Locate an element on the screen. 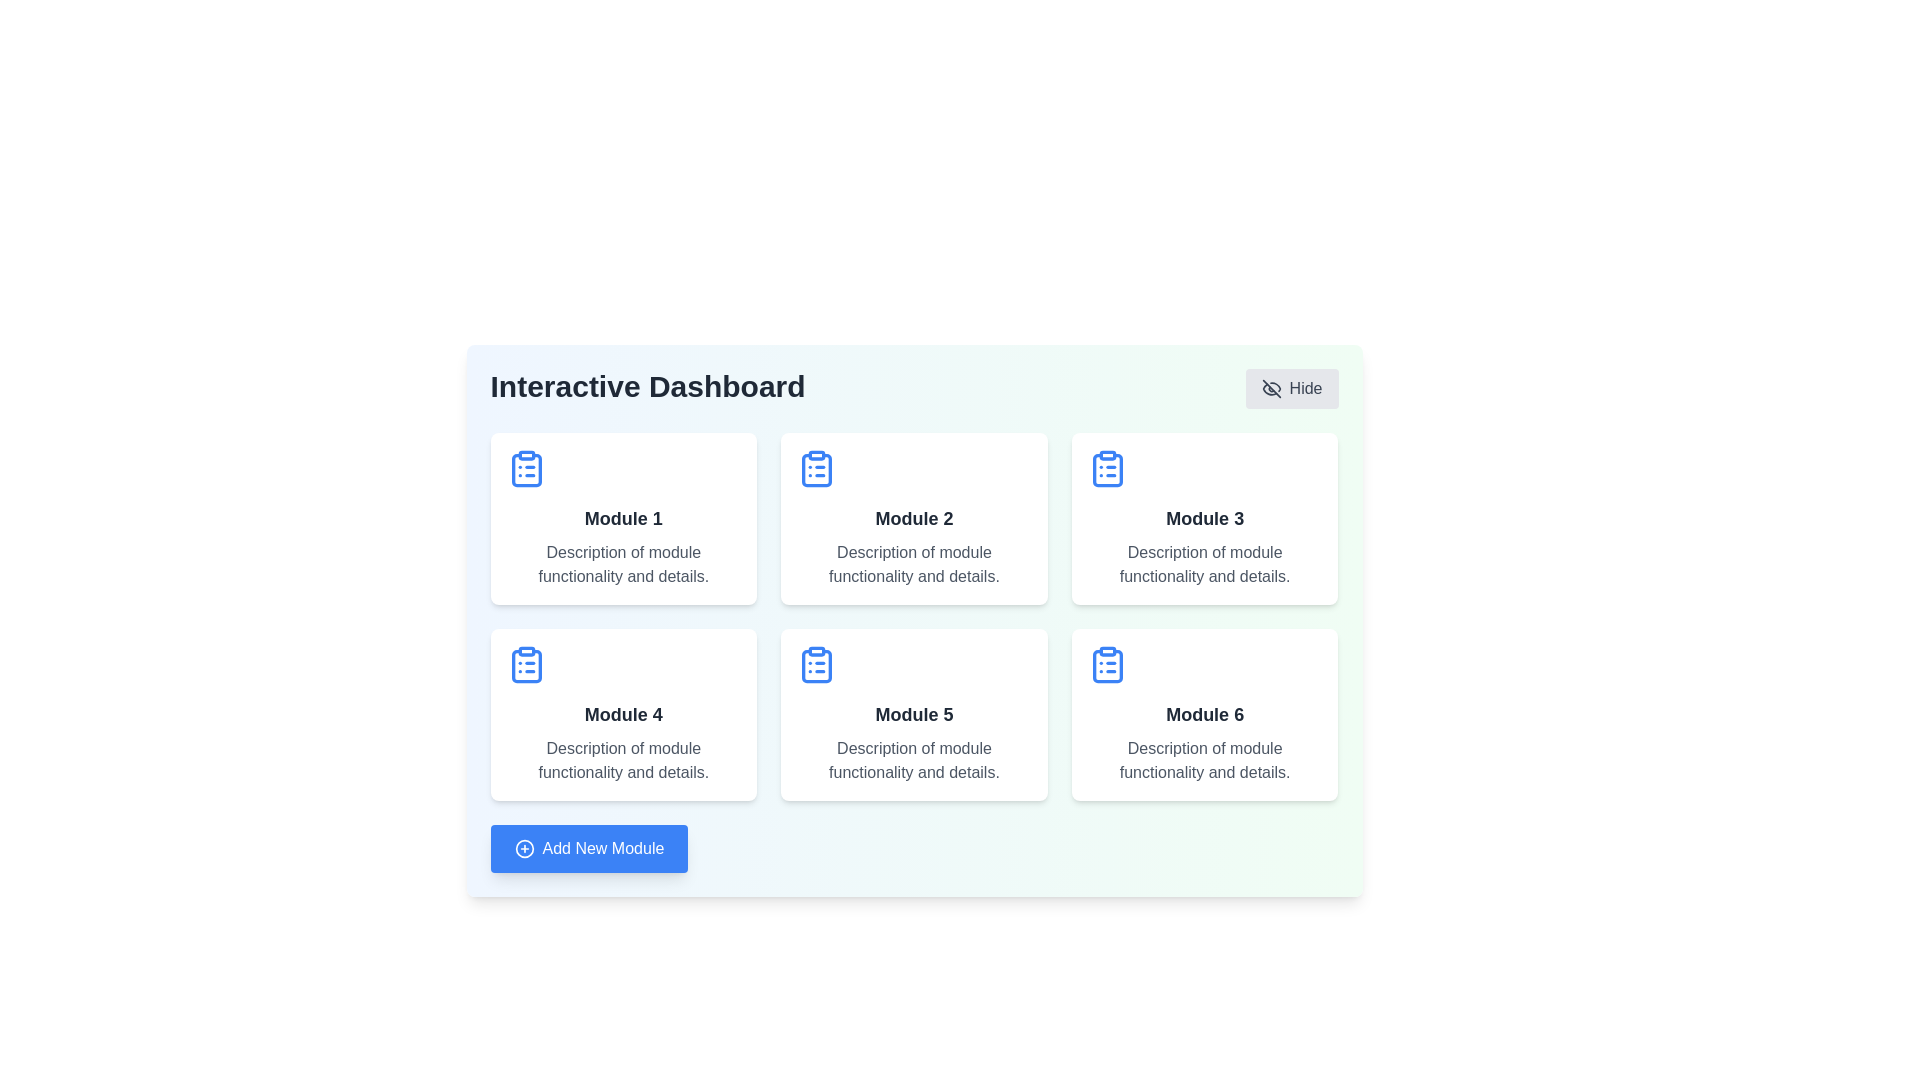 The height and width of the screenshot is (1080, 1920). the clipboard icon located at the top-left corner of the 'Module 3' card in the top row of the dashboard grid, third column from the left is located at coordinates (1106, 469).